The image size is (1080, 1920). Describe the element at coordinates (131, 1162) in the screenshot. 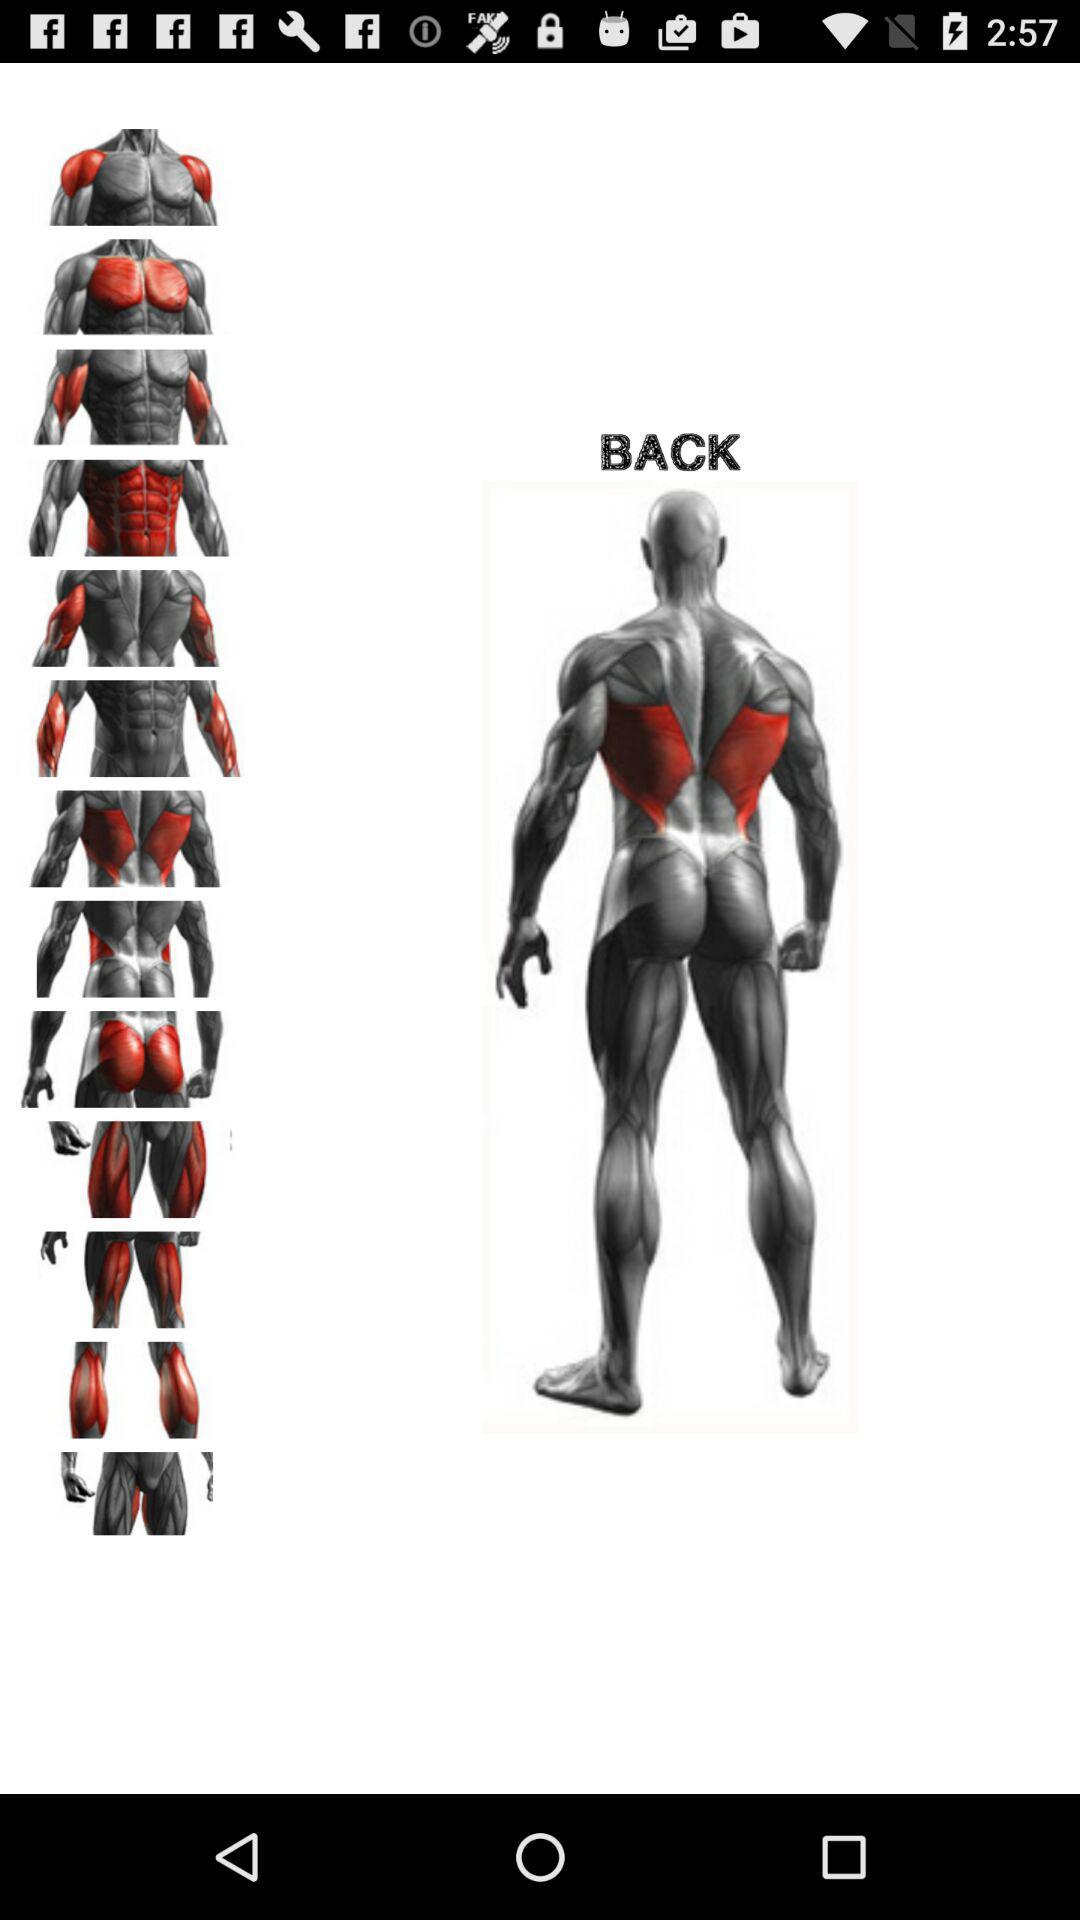

I see `enlarge picture` at that location.